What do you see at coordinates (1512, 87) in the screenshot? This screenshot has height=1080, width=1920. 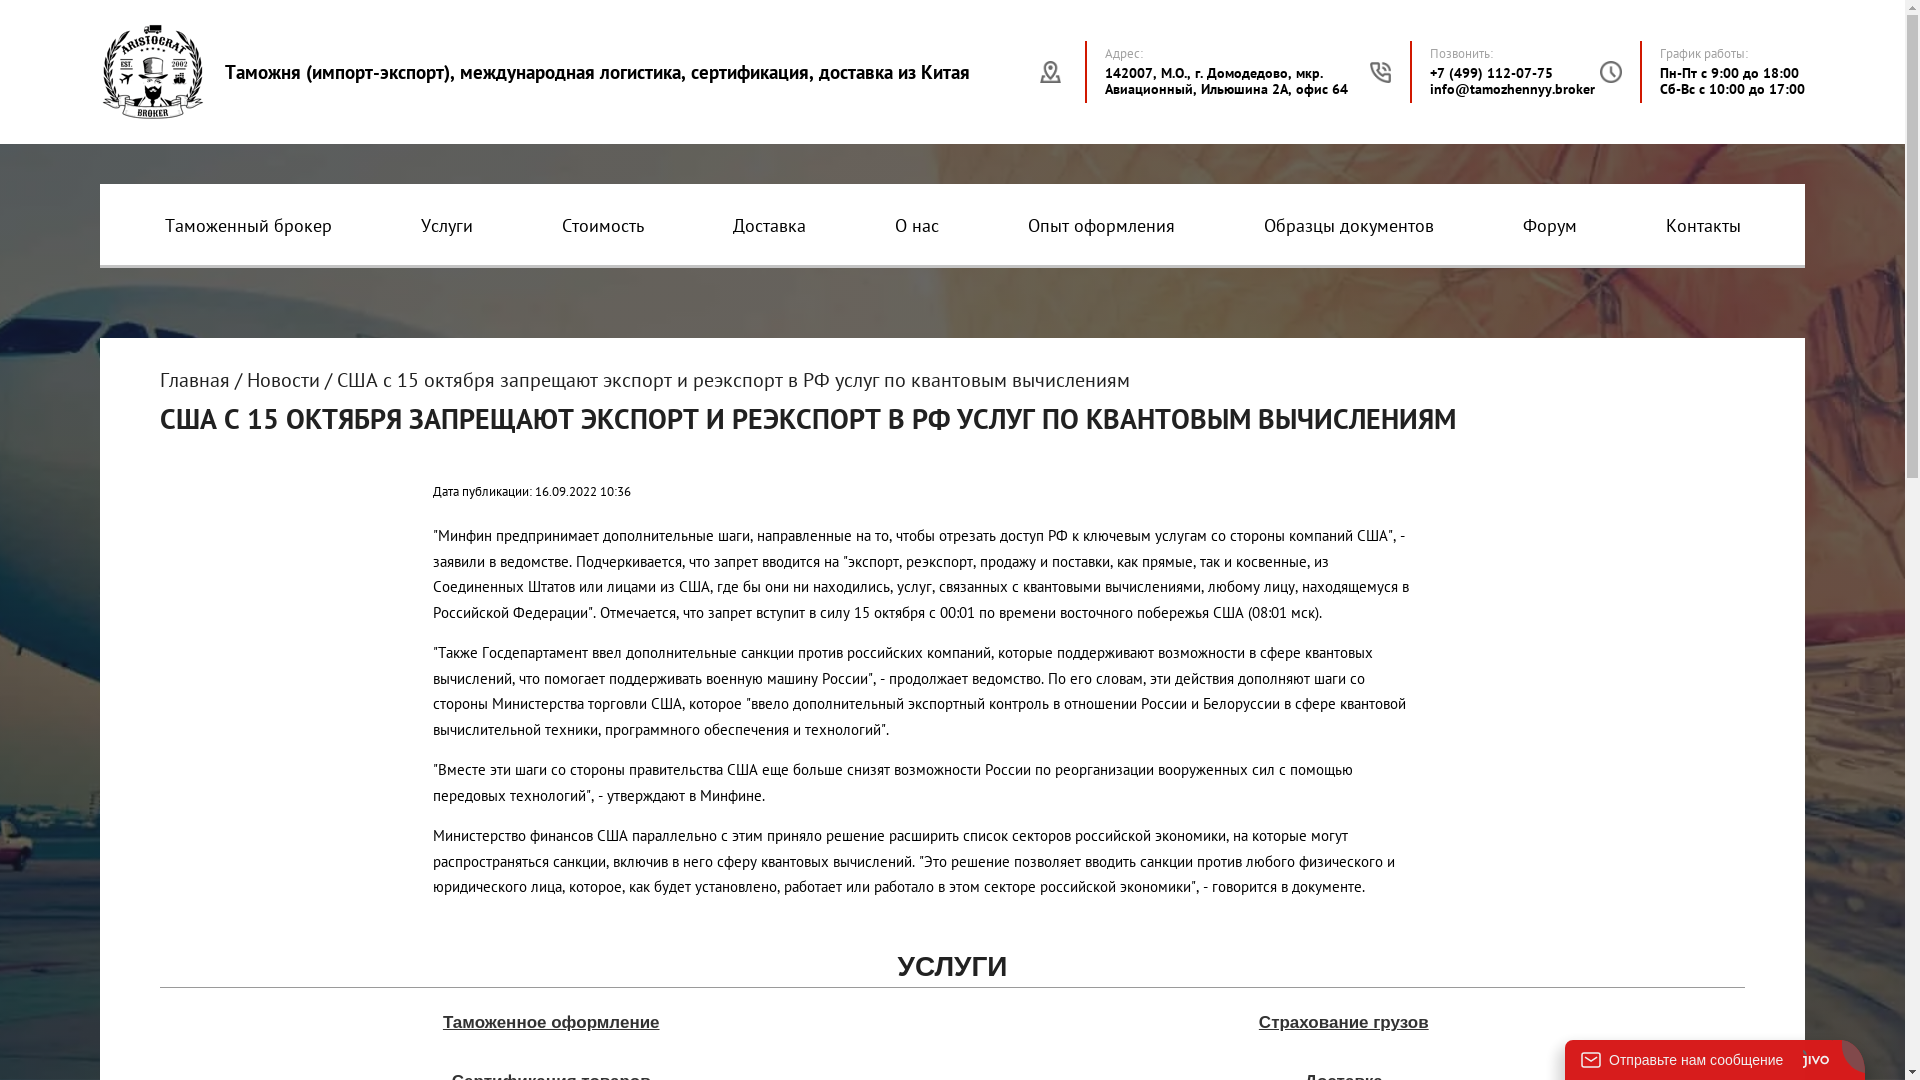 I see `'info@tamozhennyy.broker'` at bounding box center [1512, 87].